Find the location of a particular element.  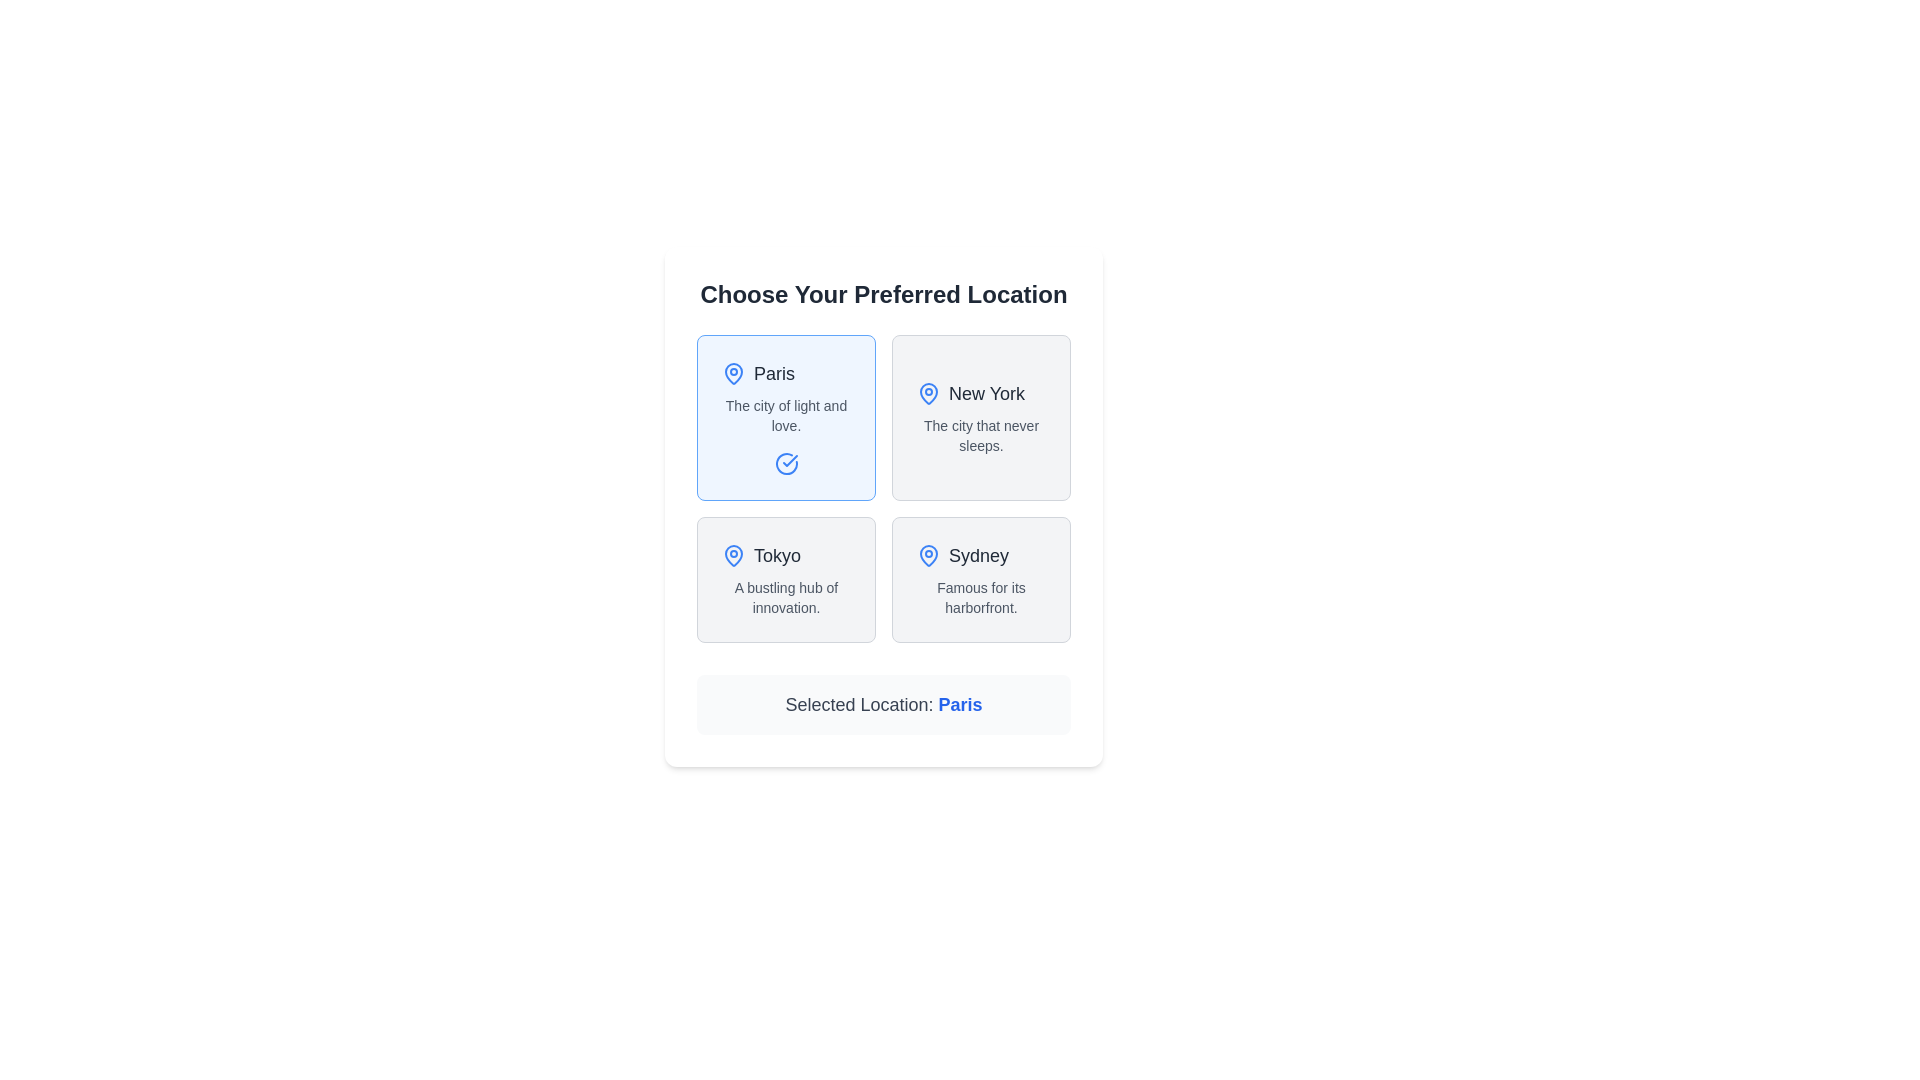

displayed information from the text display component that indicates the currently selected location, located directly below the grid of location options is located at coordinates (882, 704).